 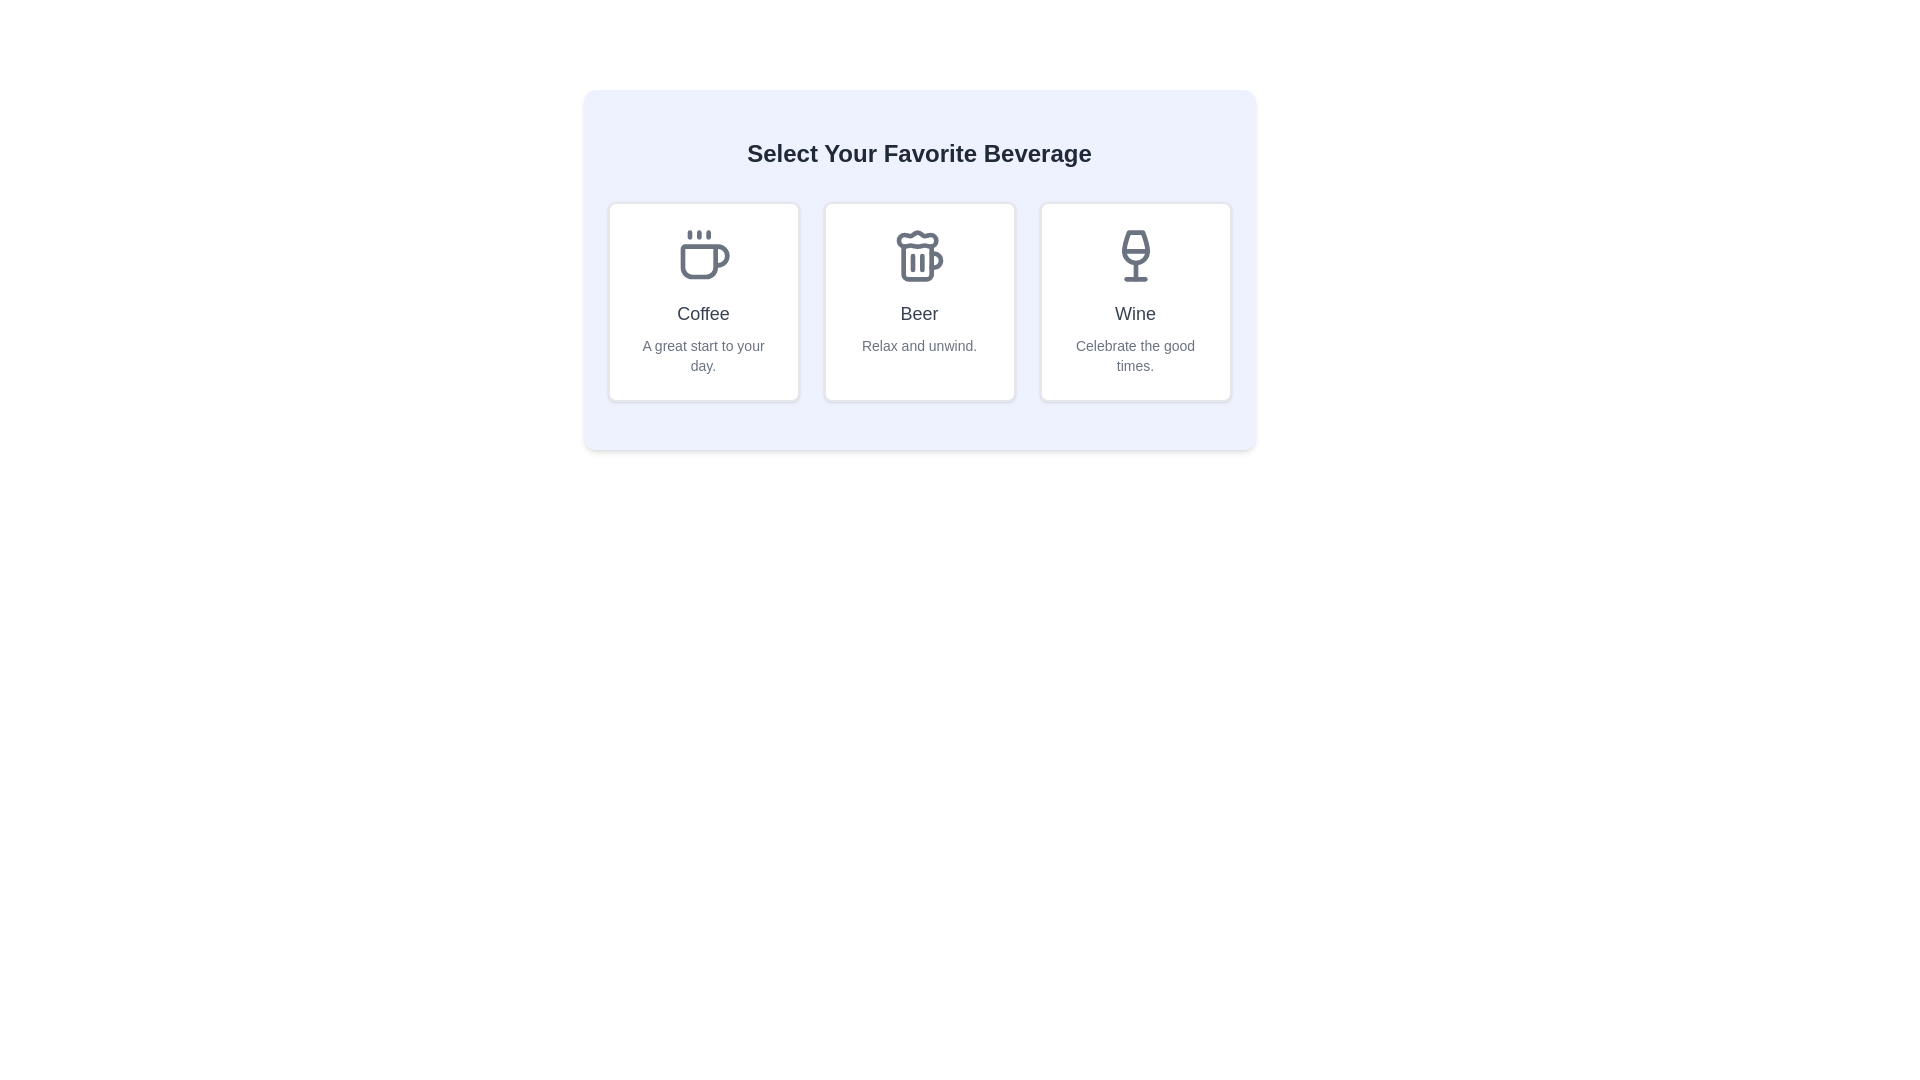 I want to click on the beer mug icon located in the central card of the beverage selection interface, positioned above the 'Beer' label, so click(x=918, y=254).